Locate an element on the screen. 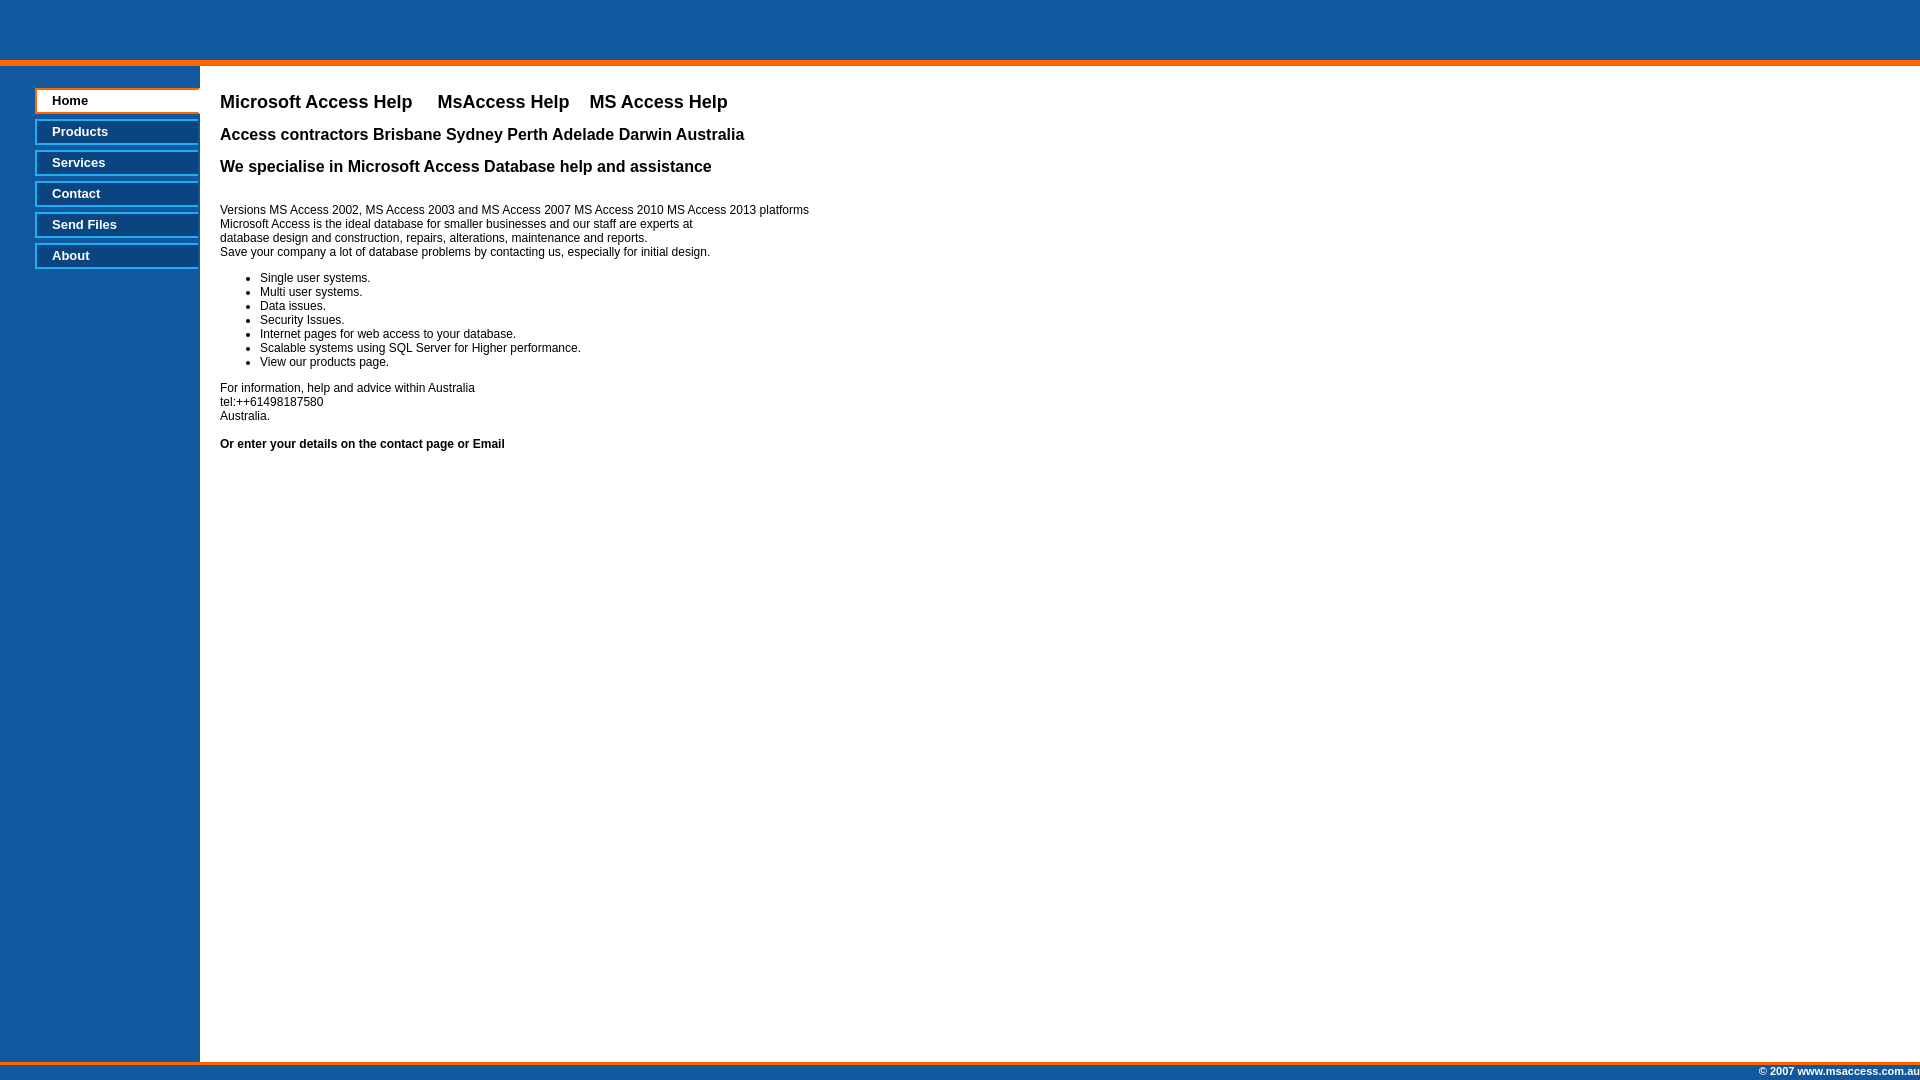 This screenshot has width=1920, height=1080. 'Contact' is located at coordinates (115, 193).